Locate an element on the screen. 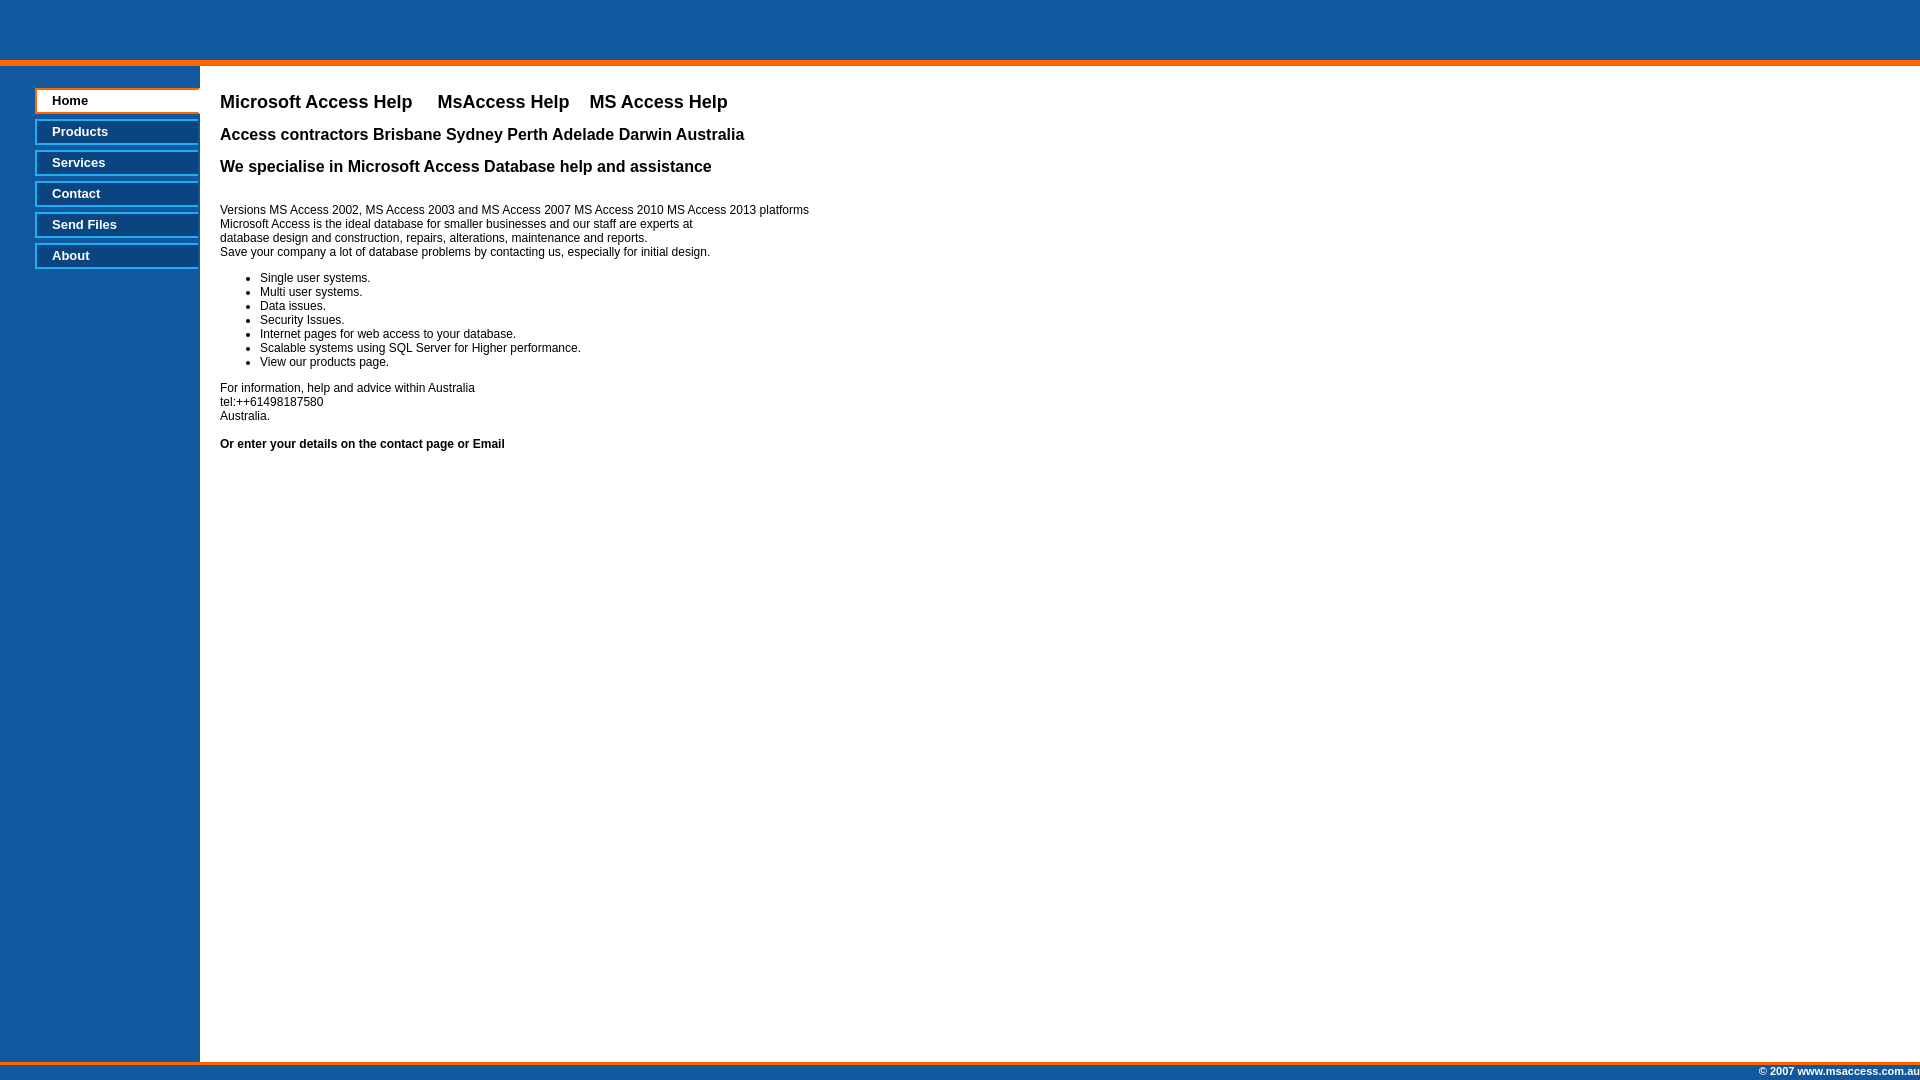 This screenshot has width=1920, height=1080. 'Contact' is located at coordinates (115, 193).